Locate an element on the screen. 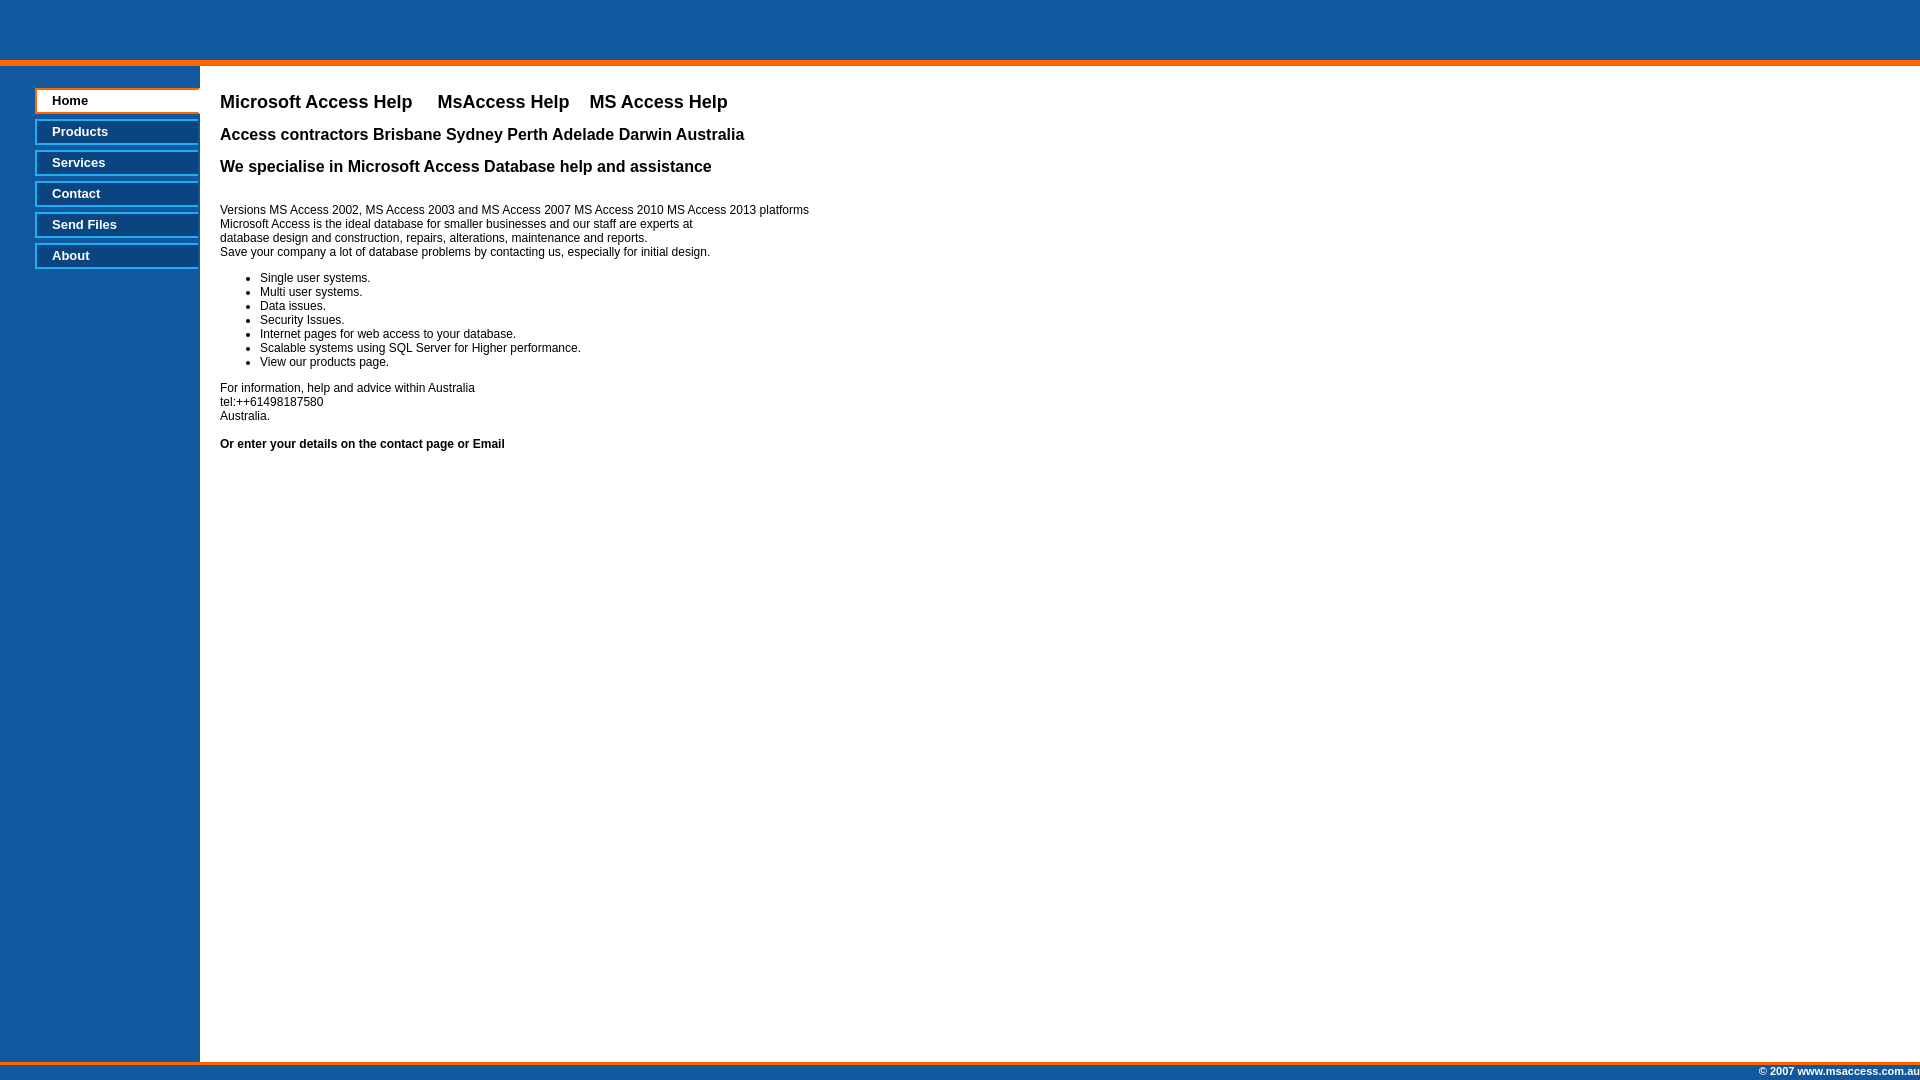 This screenshot has width=1920, height=1080. 'Contact' is located at coordinates (115, 193).